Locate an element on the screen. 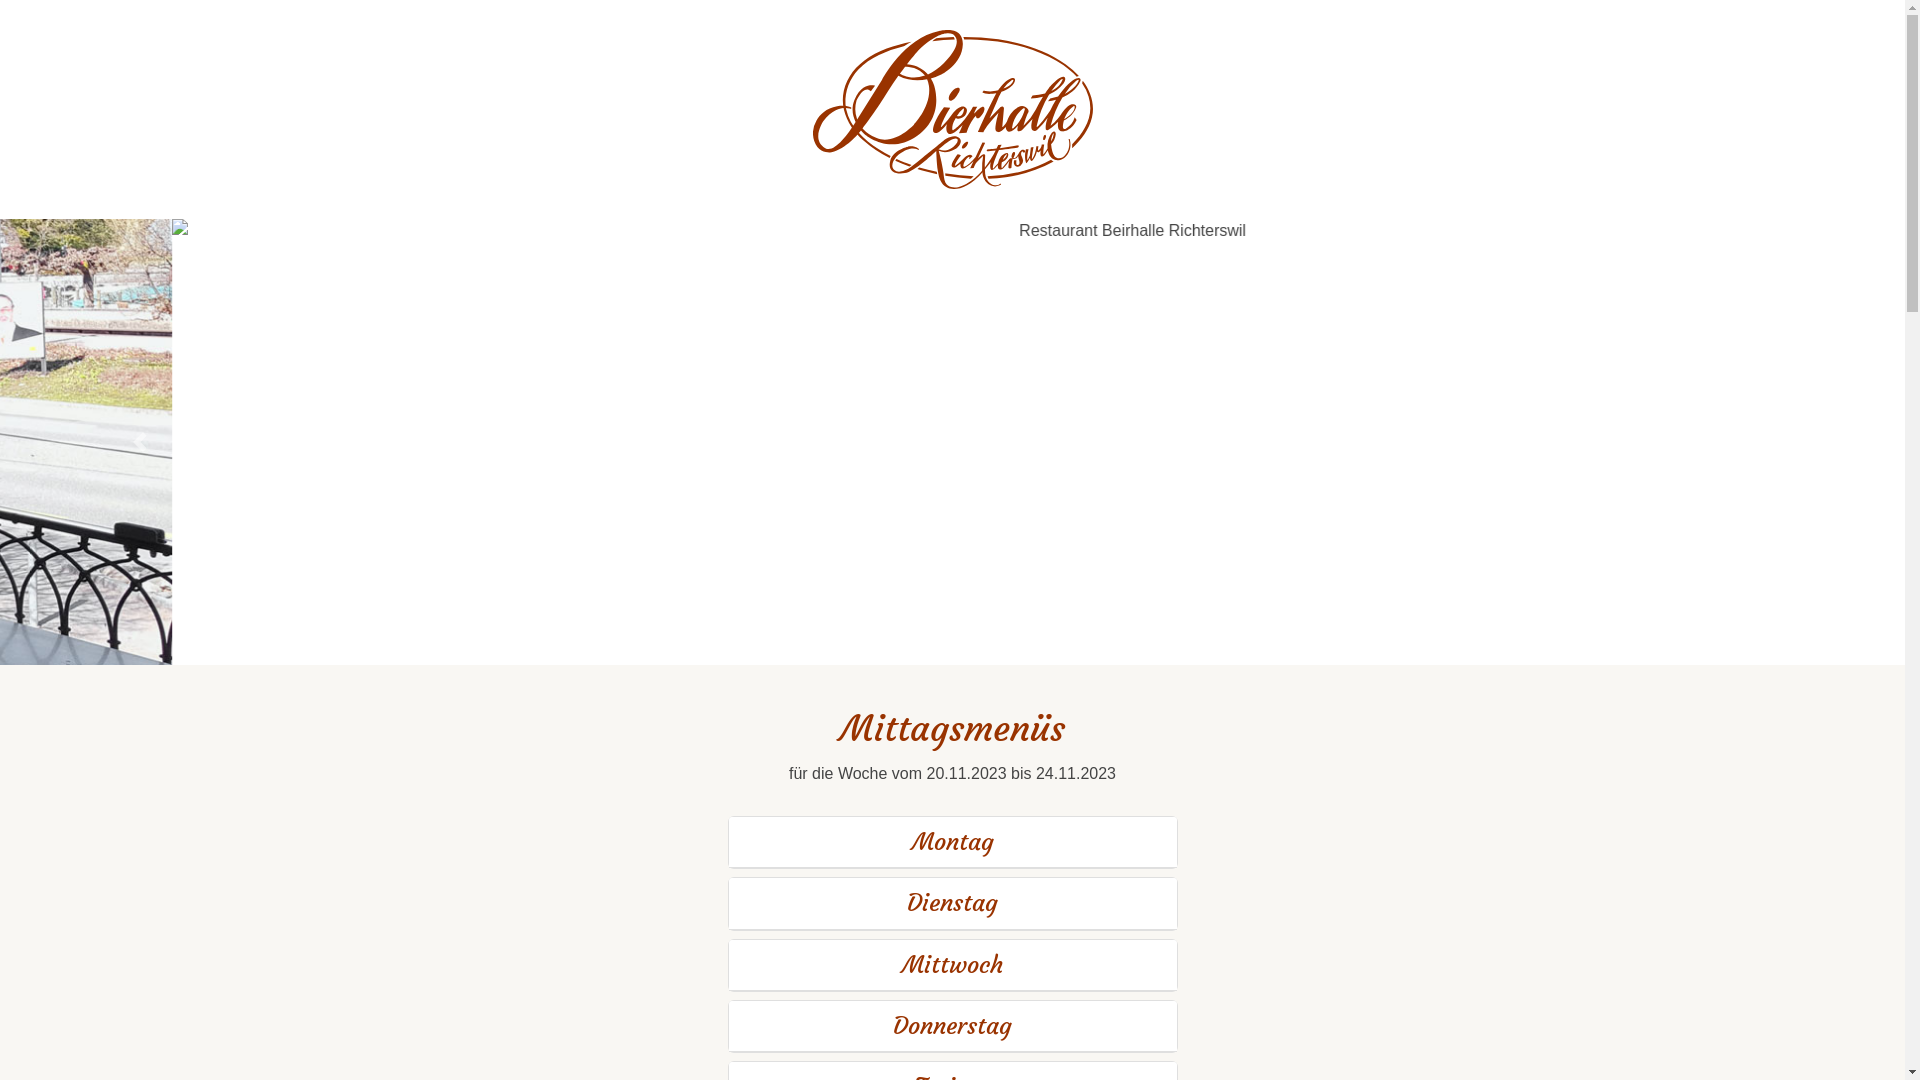  'Montag' is located at coordinates (950, 841).